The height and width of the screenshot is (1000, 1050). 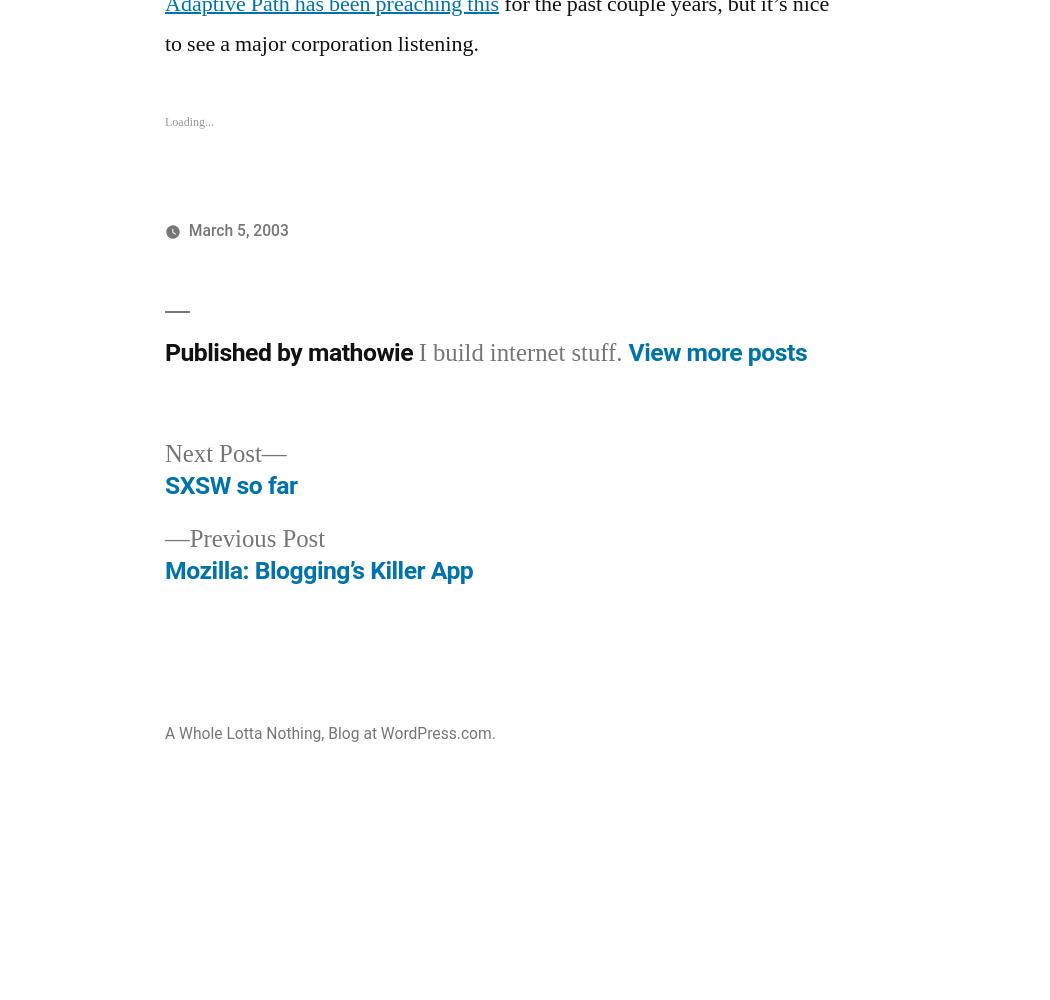 What do you see at coordinates (322, 732) in the screenshot?
I see `','` at bounding box center [322, 732].